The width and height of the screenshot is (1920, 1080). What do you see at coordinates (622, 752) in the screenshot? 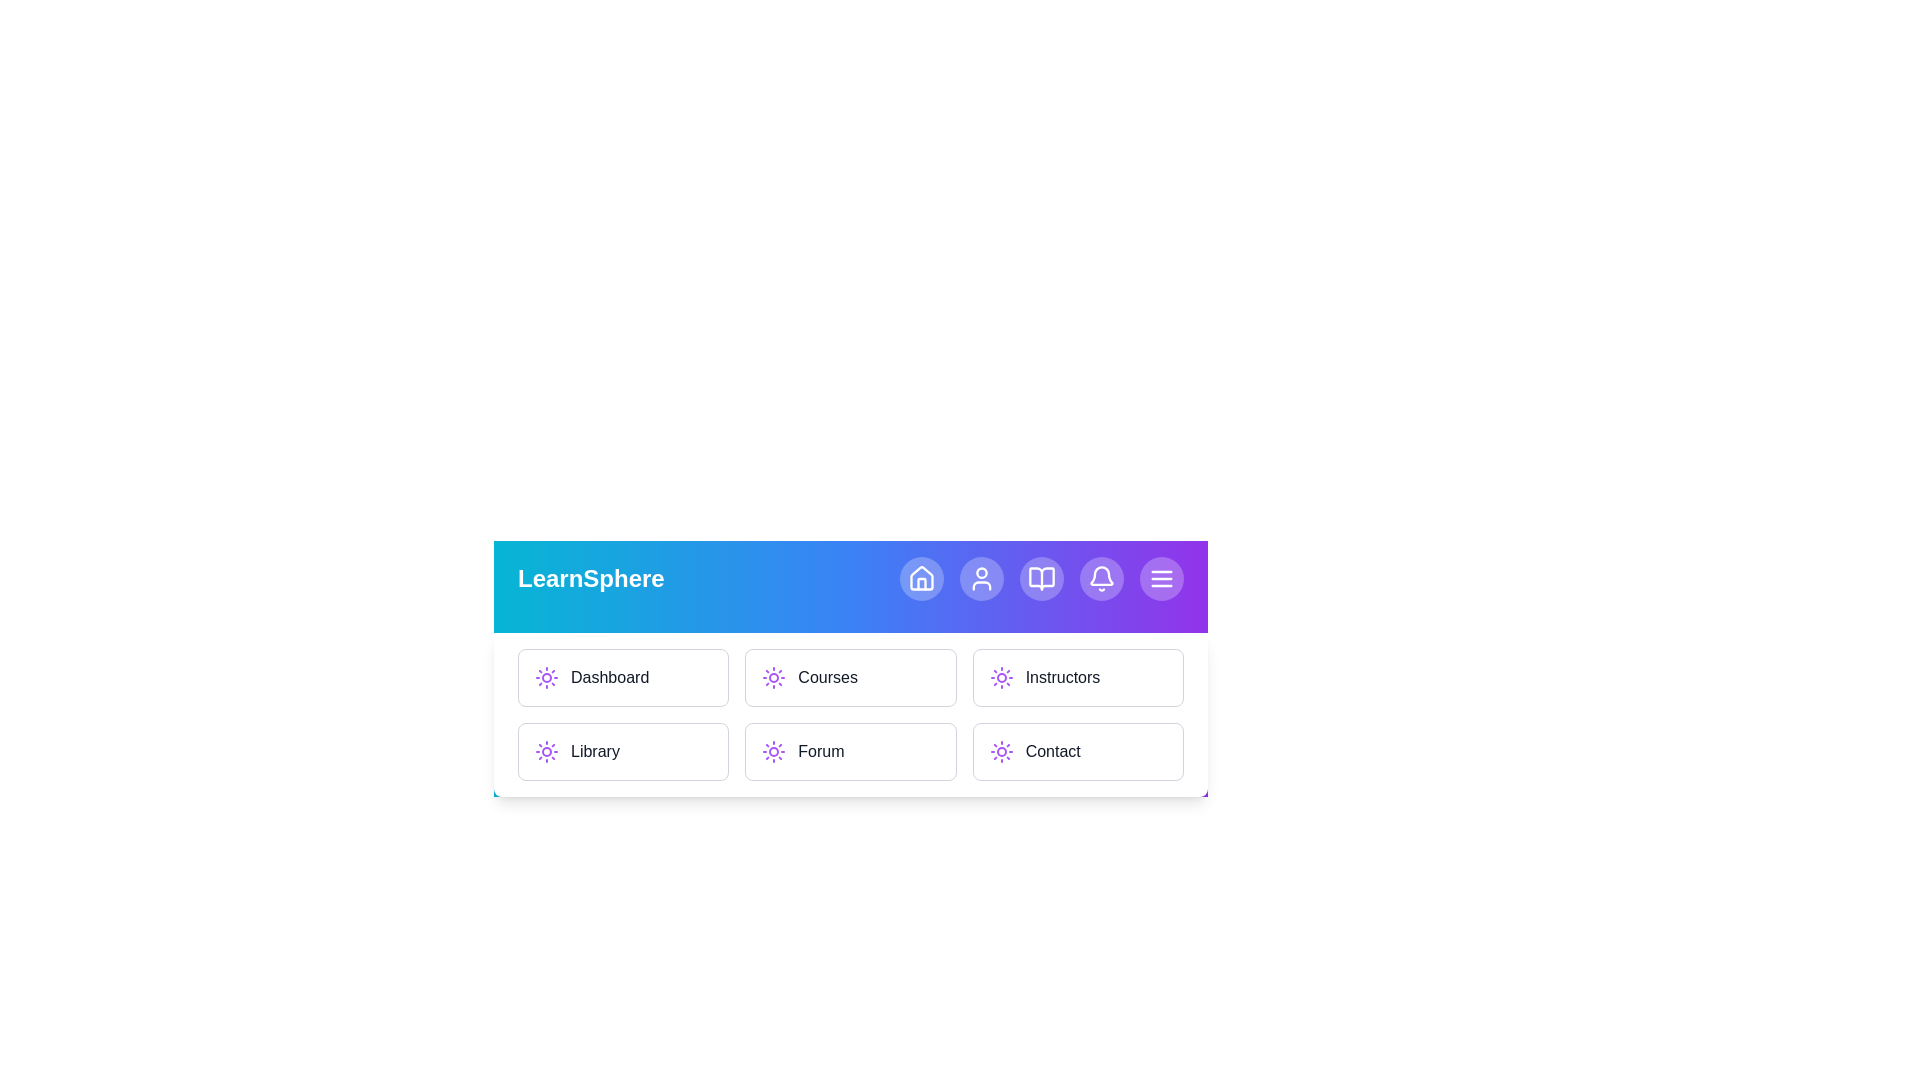
I see `the menu item Library to navigate to the corresponding section` at bounding box center [622, 752].